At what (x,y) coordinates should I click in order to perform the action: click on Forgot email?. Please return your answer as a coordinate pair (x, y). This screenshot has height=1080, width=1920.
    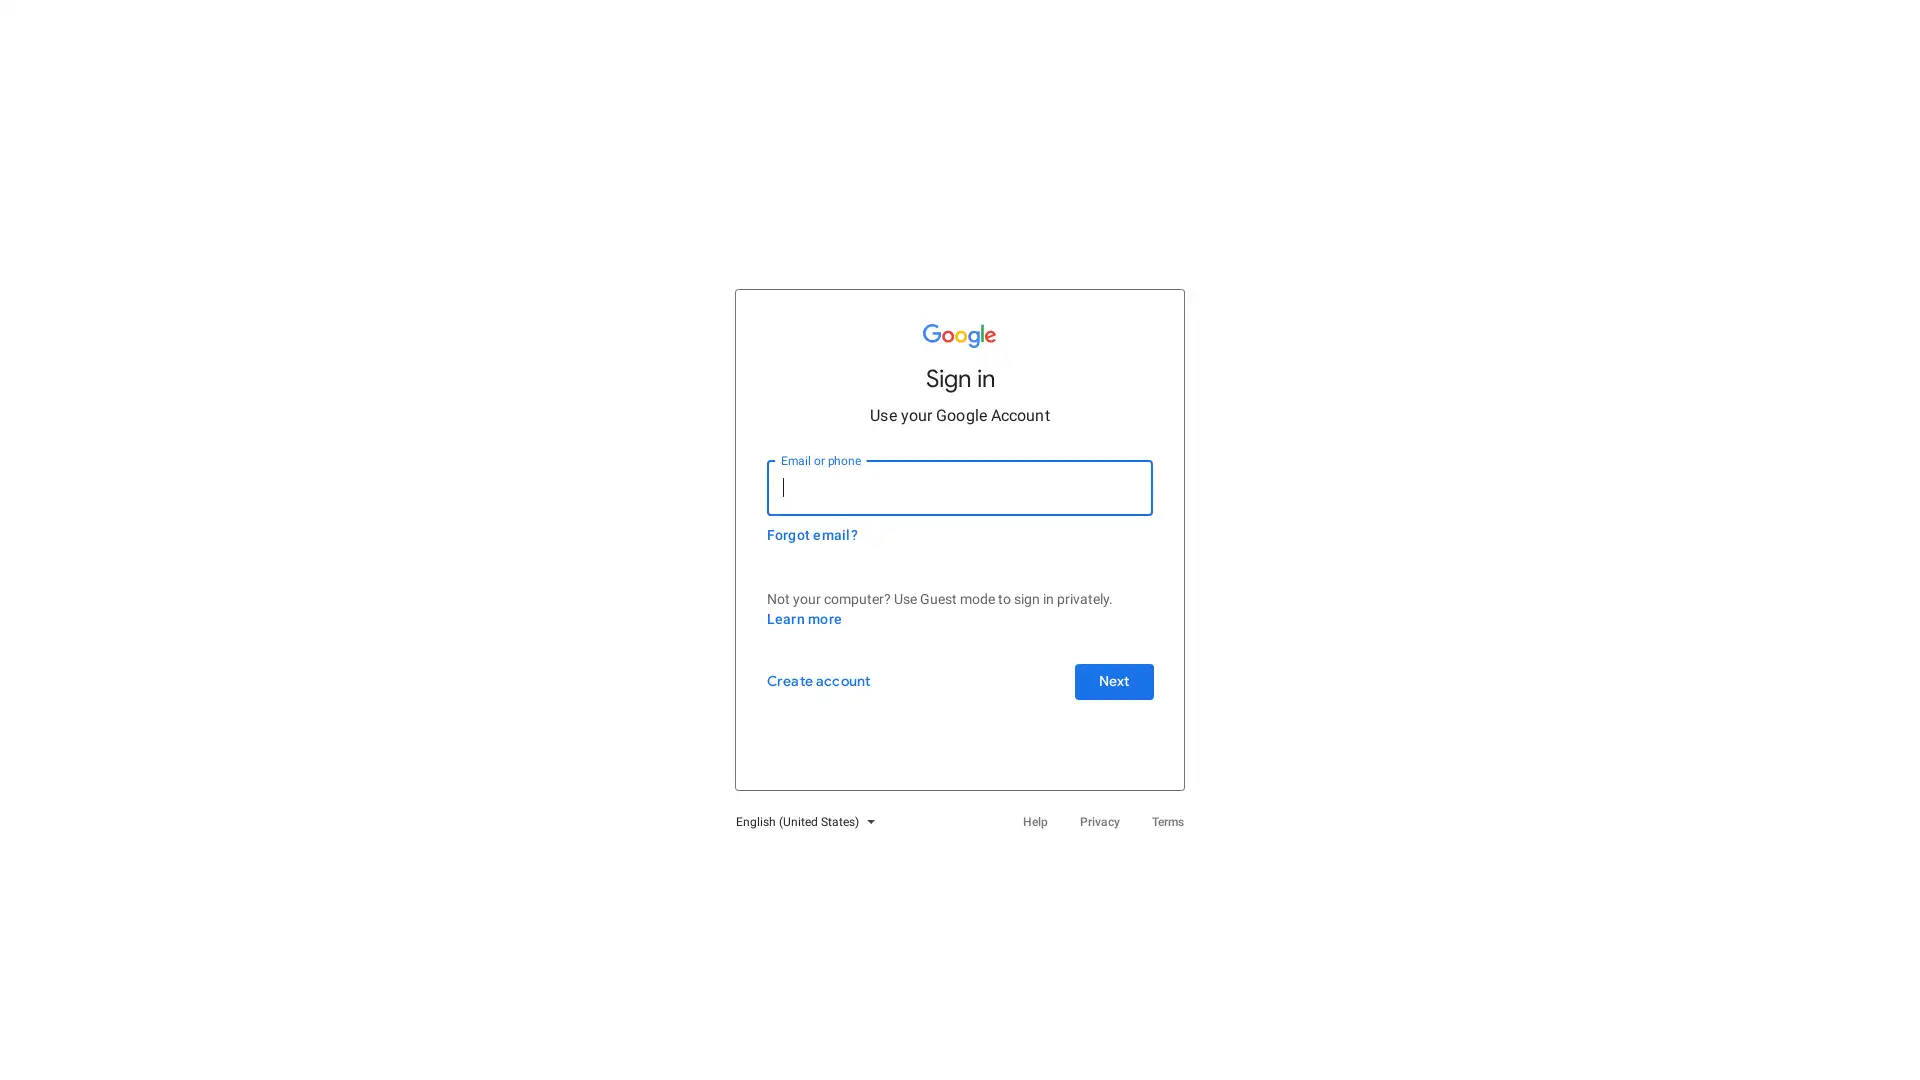
    Looking at the image, I should click on (821, 547).